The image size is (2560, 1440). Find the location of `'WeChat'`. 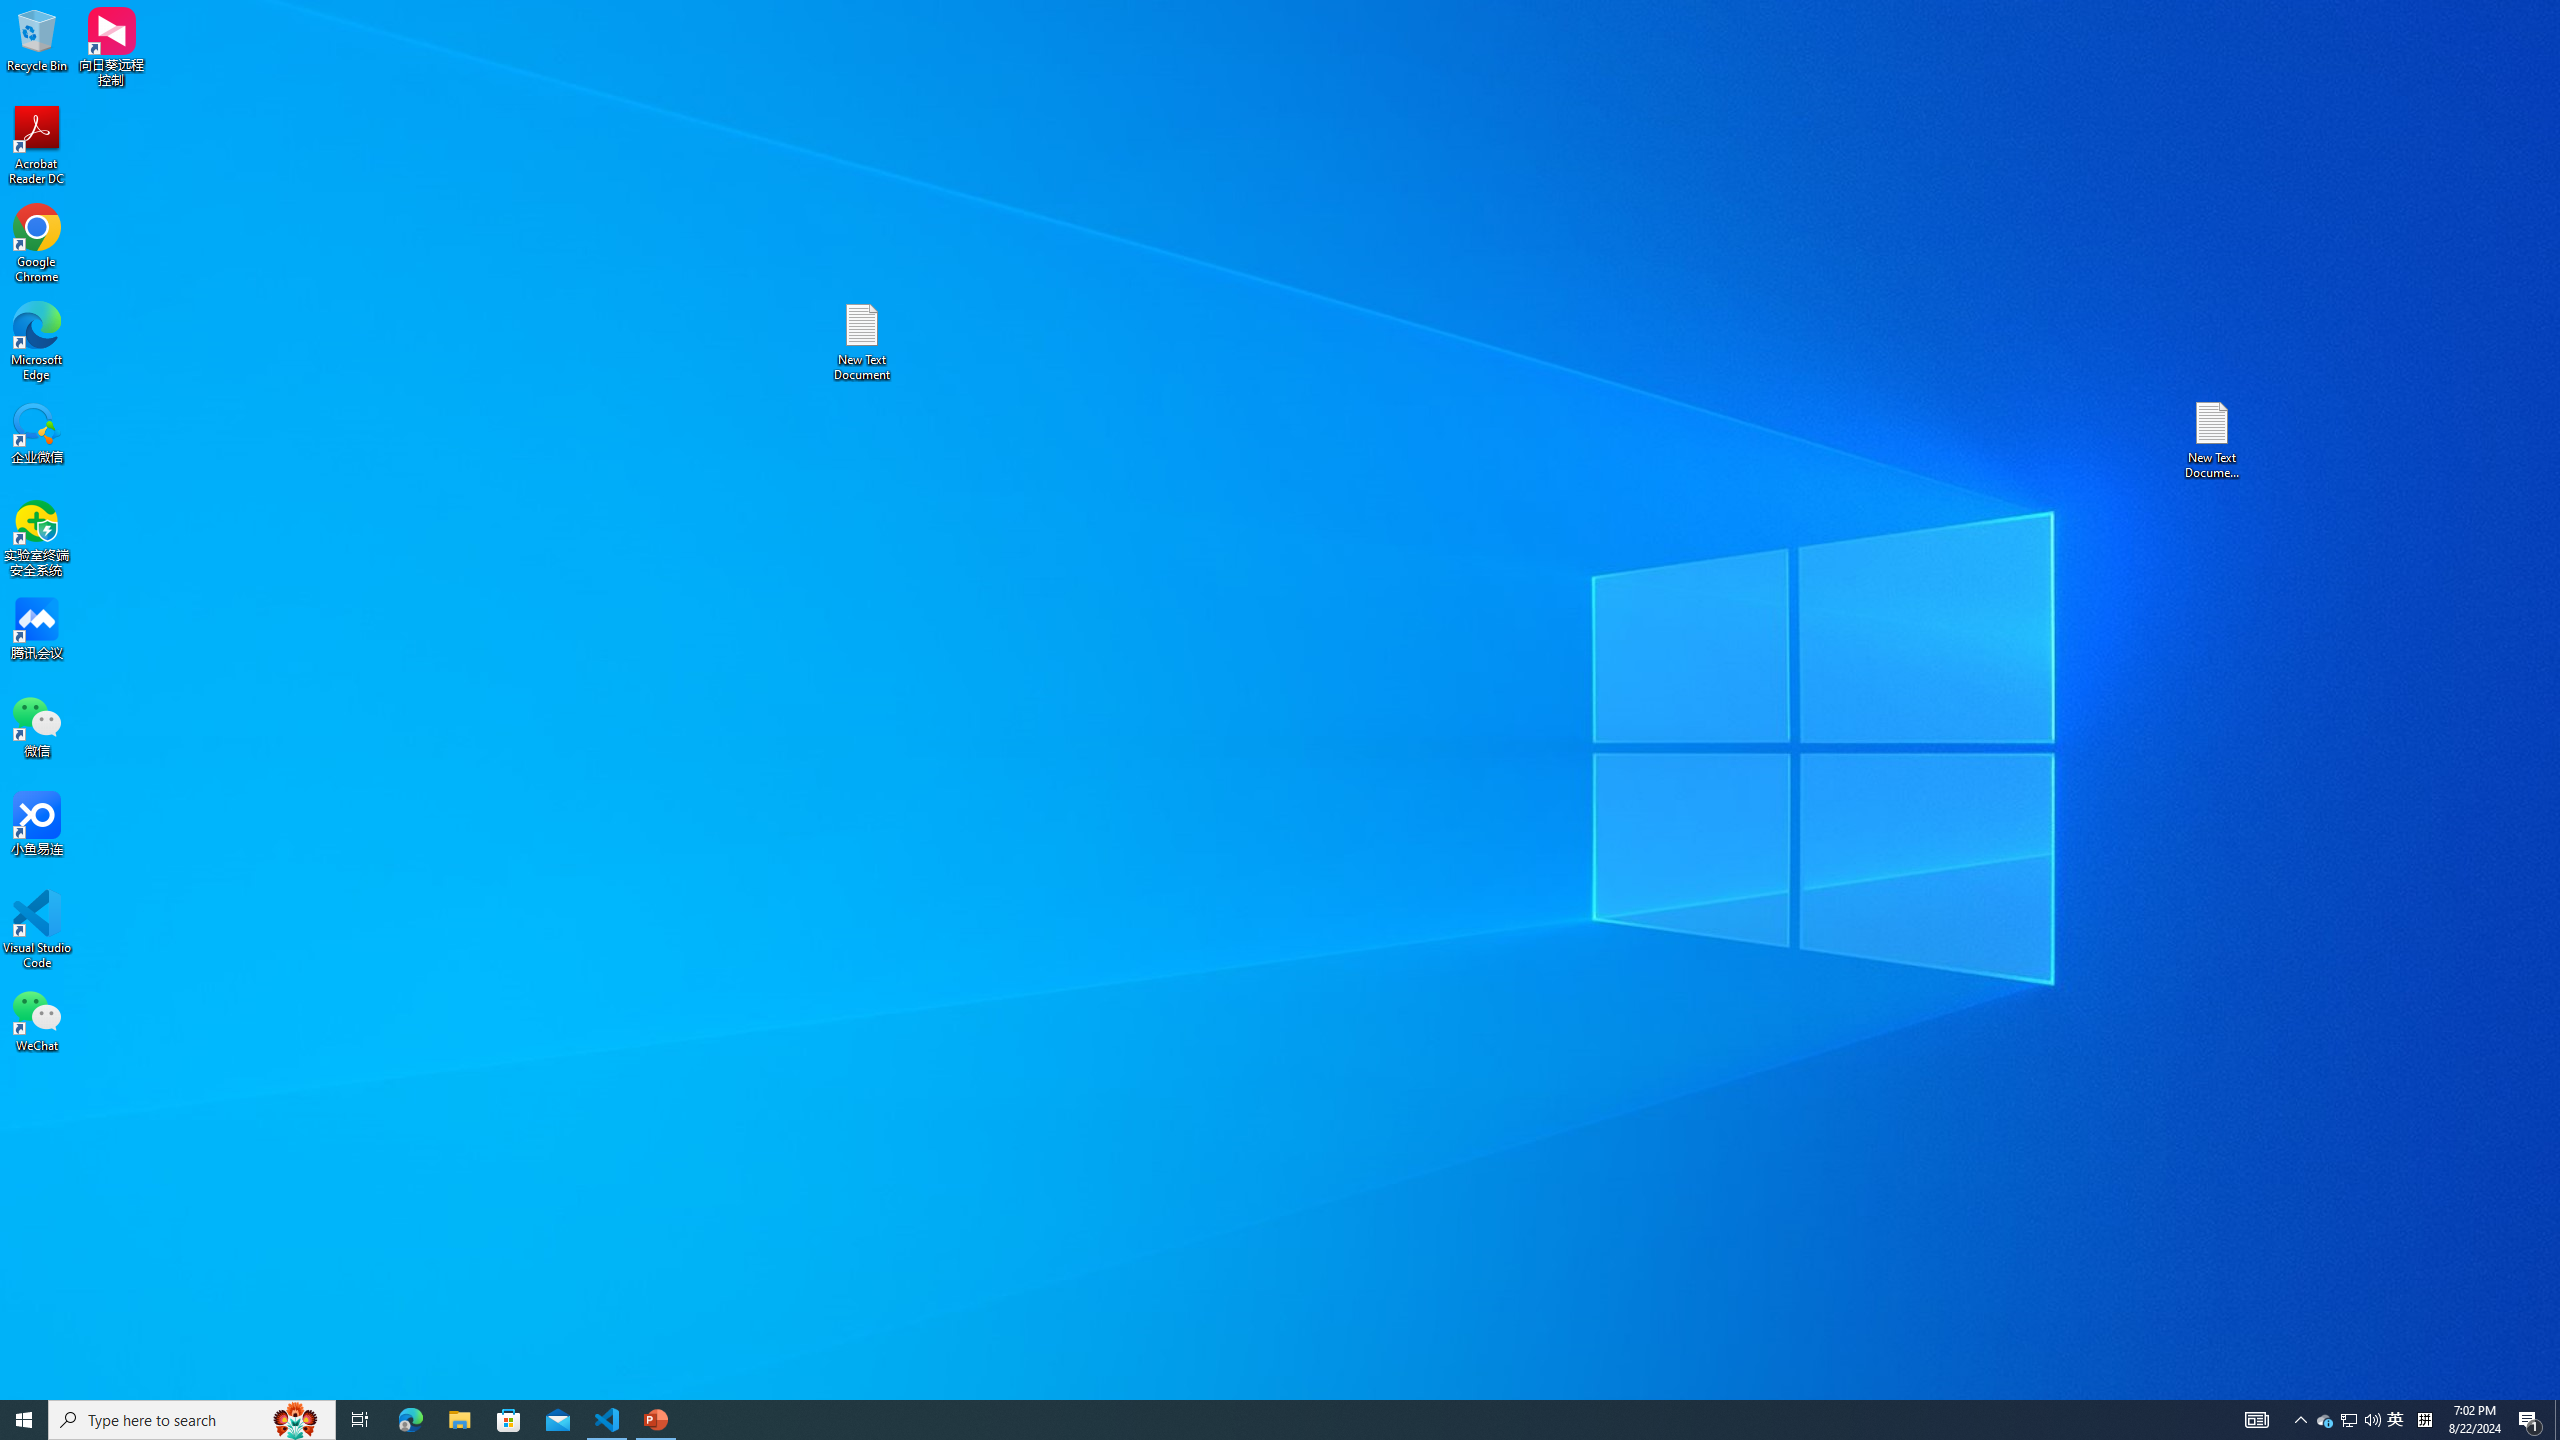

'WeChat' is located at coordinates (36, 1019).